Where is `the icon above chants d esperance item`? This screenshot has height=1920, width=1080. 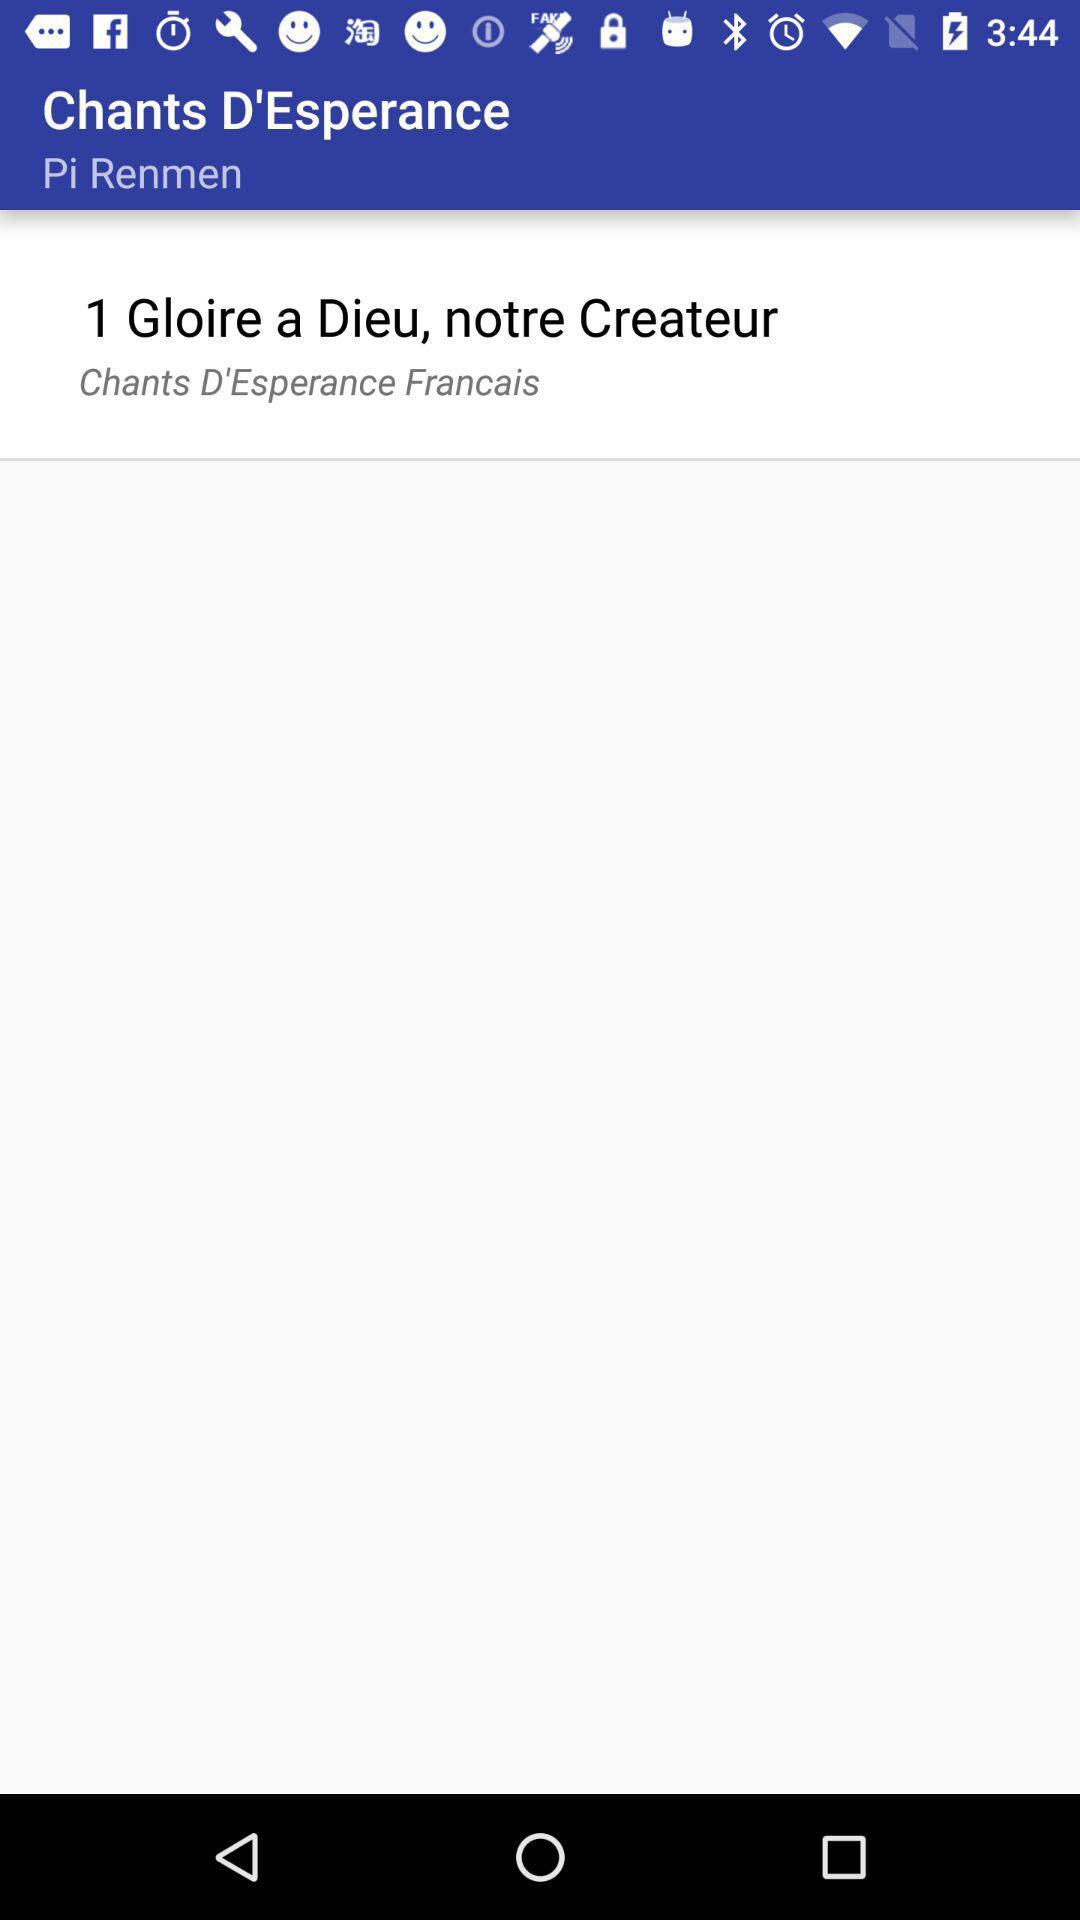
the icon above chants d esperance item is located at coordinates (430, 315).